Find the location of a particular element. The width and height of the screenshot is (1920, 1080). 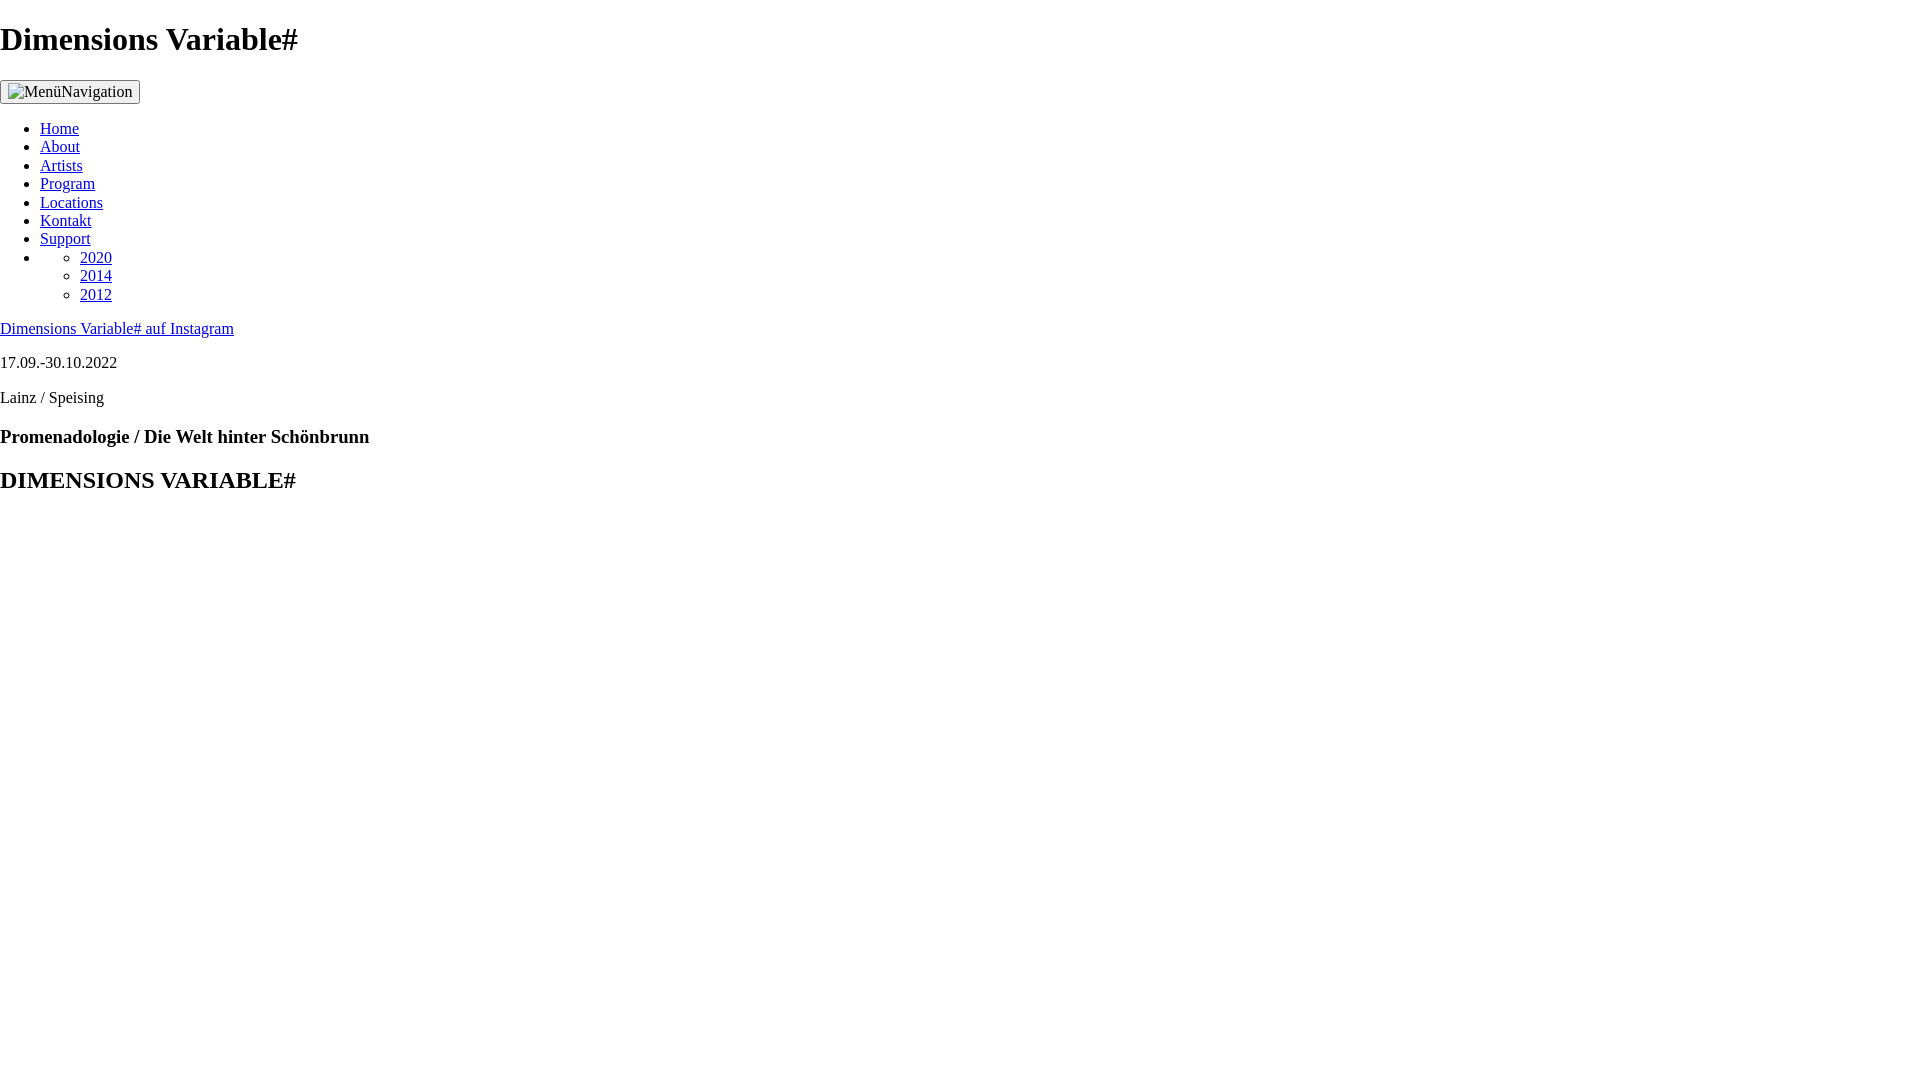

'Kontakt' is located at coordinates (66, 220).